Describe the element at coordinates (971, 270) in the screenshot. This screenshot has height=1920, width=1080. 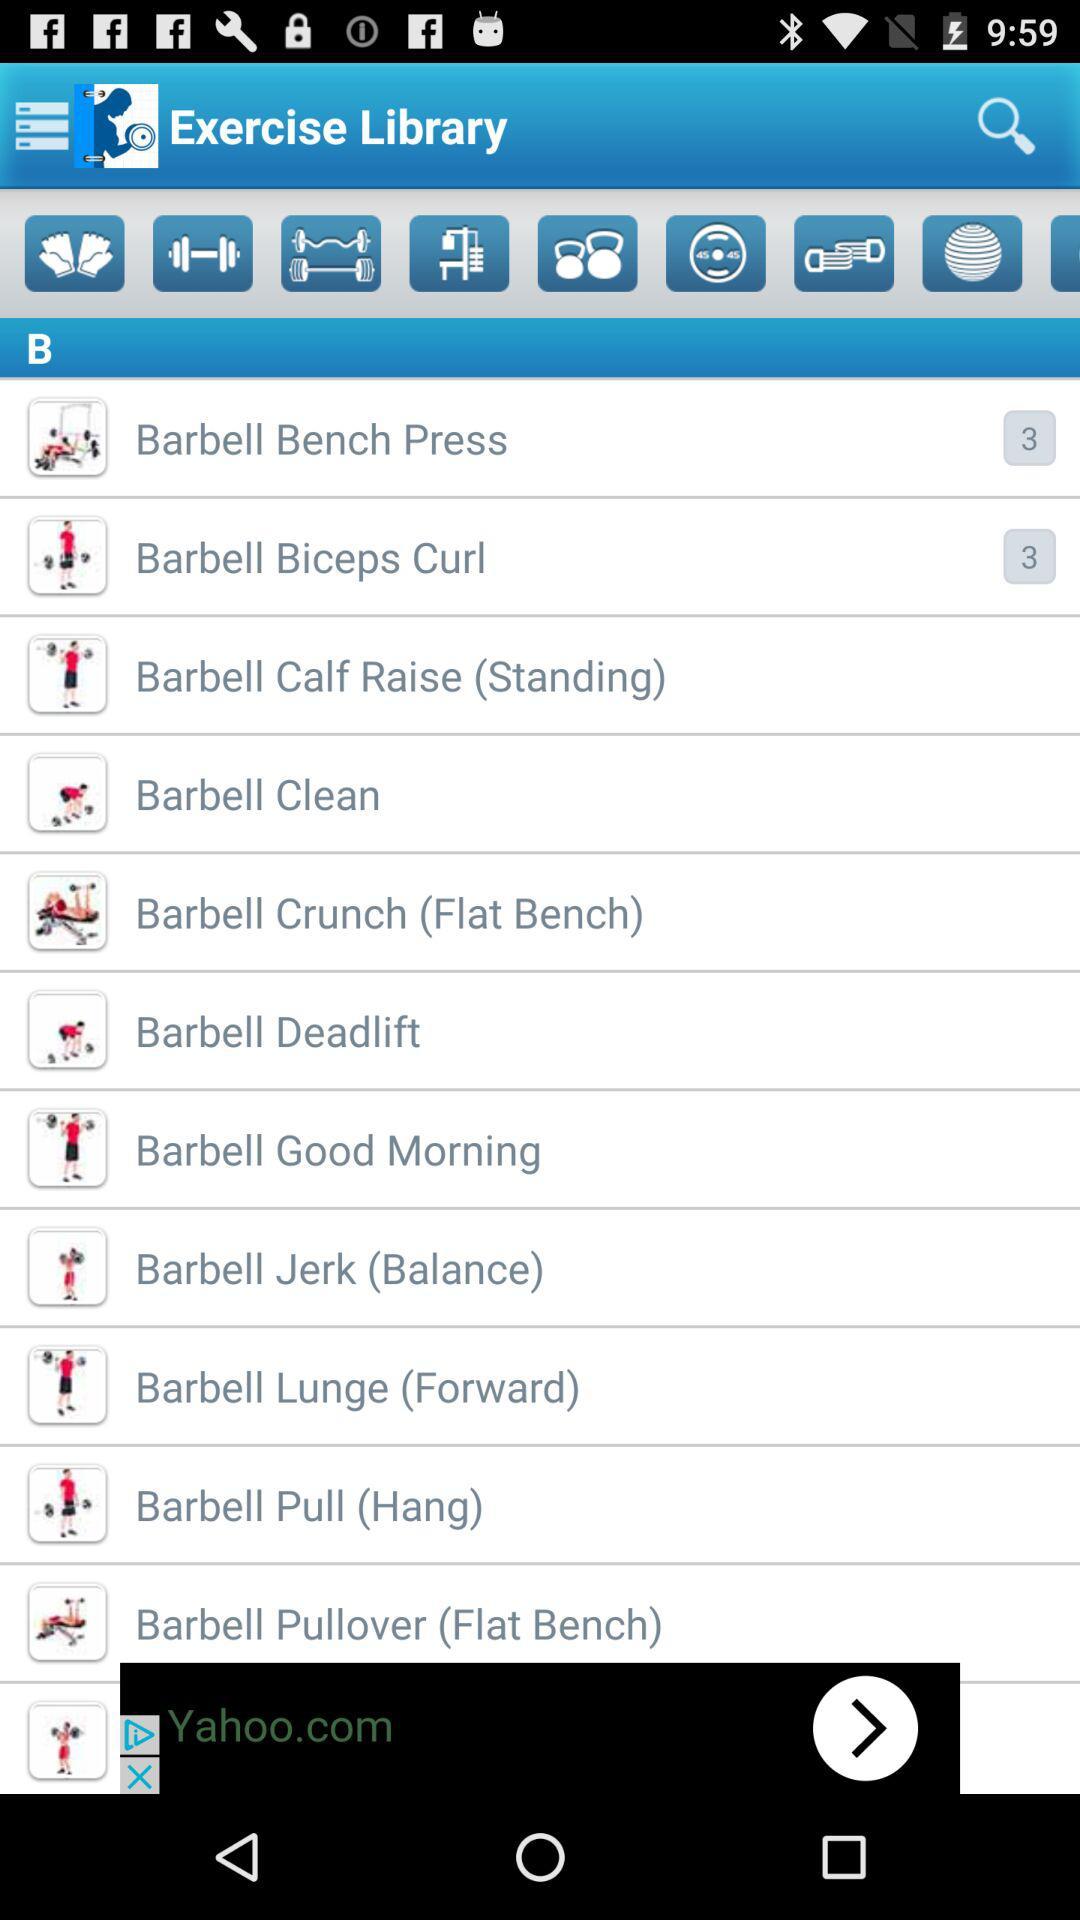
I see `the globe icon` at that location.